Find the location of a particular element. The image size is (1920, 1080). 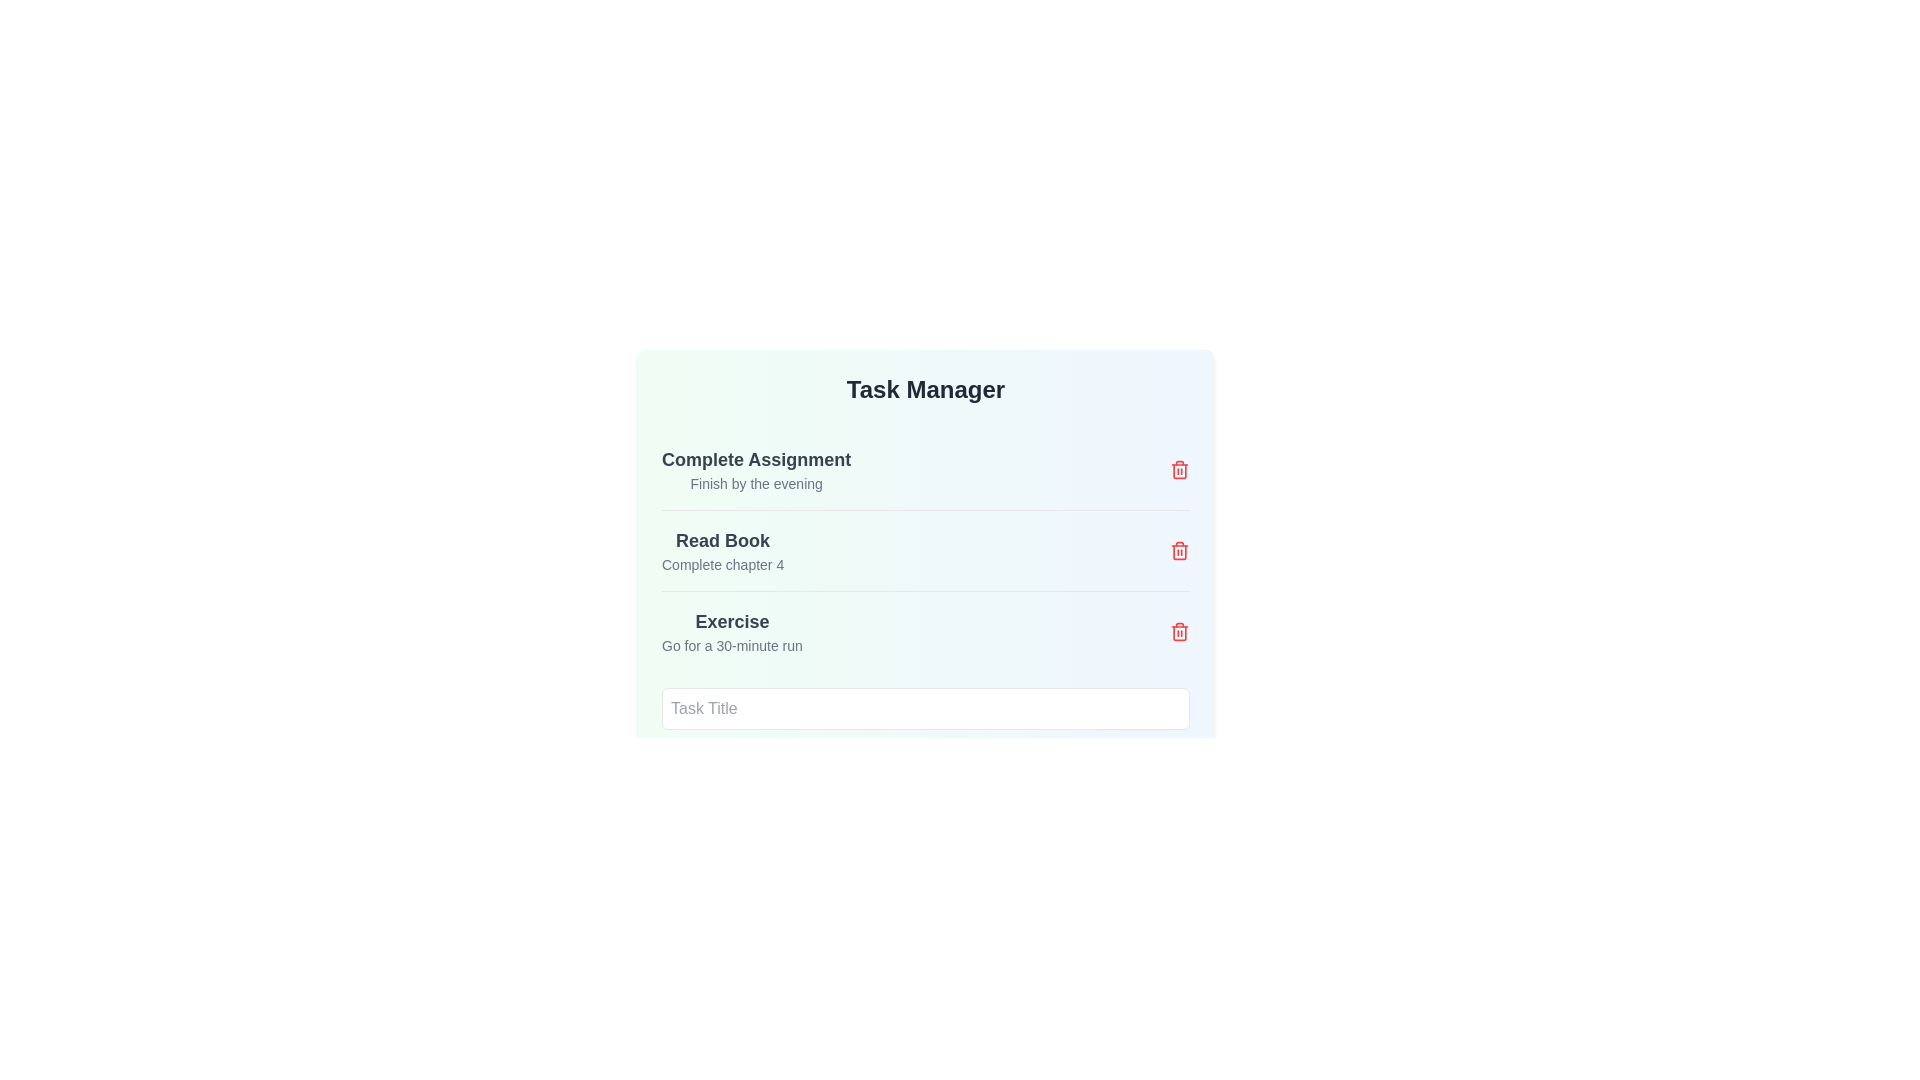

the delete Icon button located to the right of the 'Complete Assignment' task is located at coordinates (1180, 470).